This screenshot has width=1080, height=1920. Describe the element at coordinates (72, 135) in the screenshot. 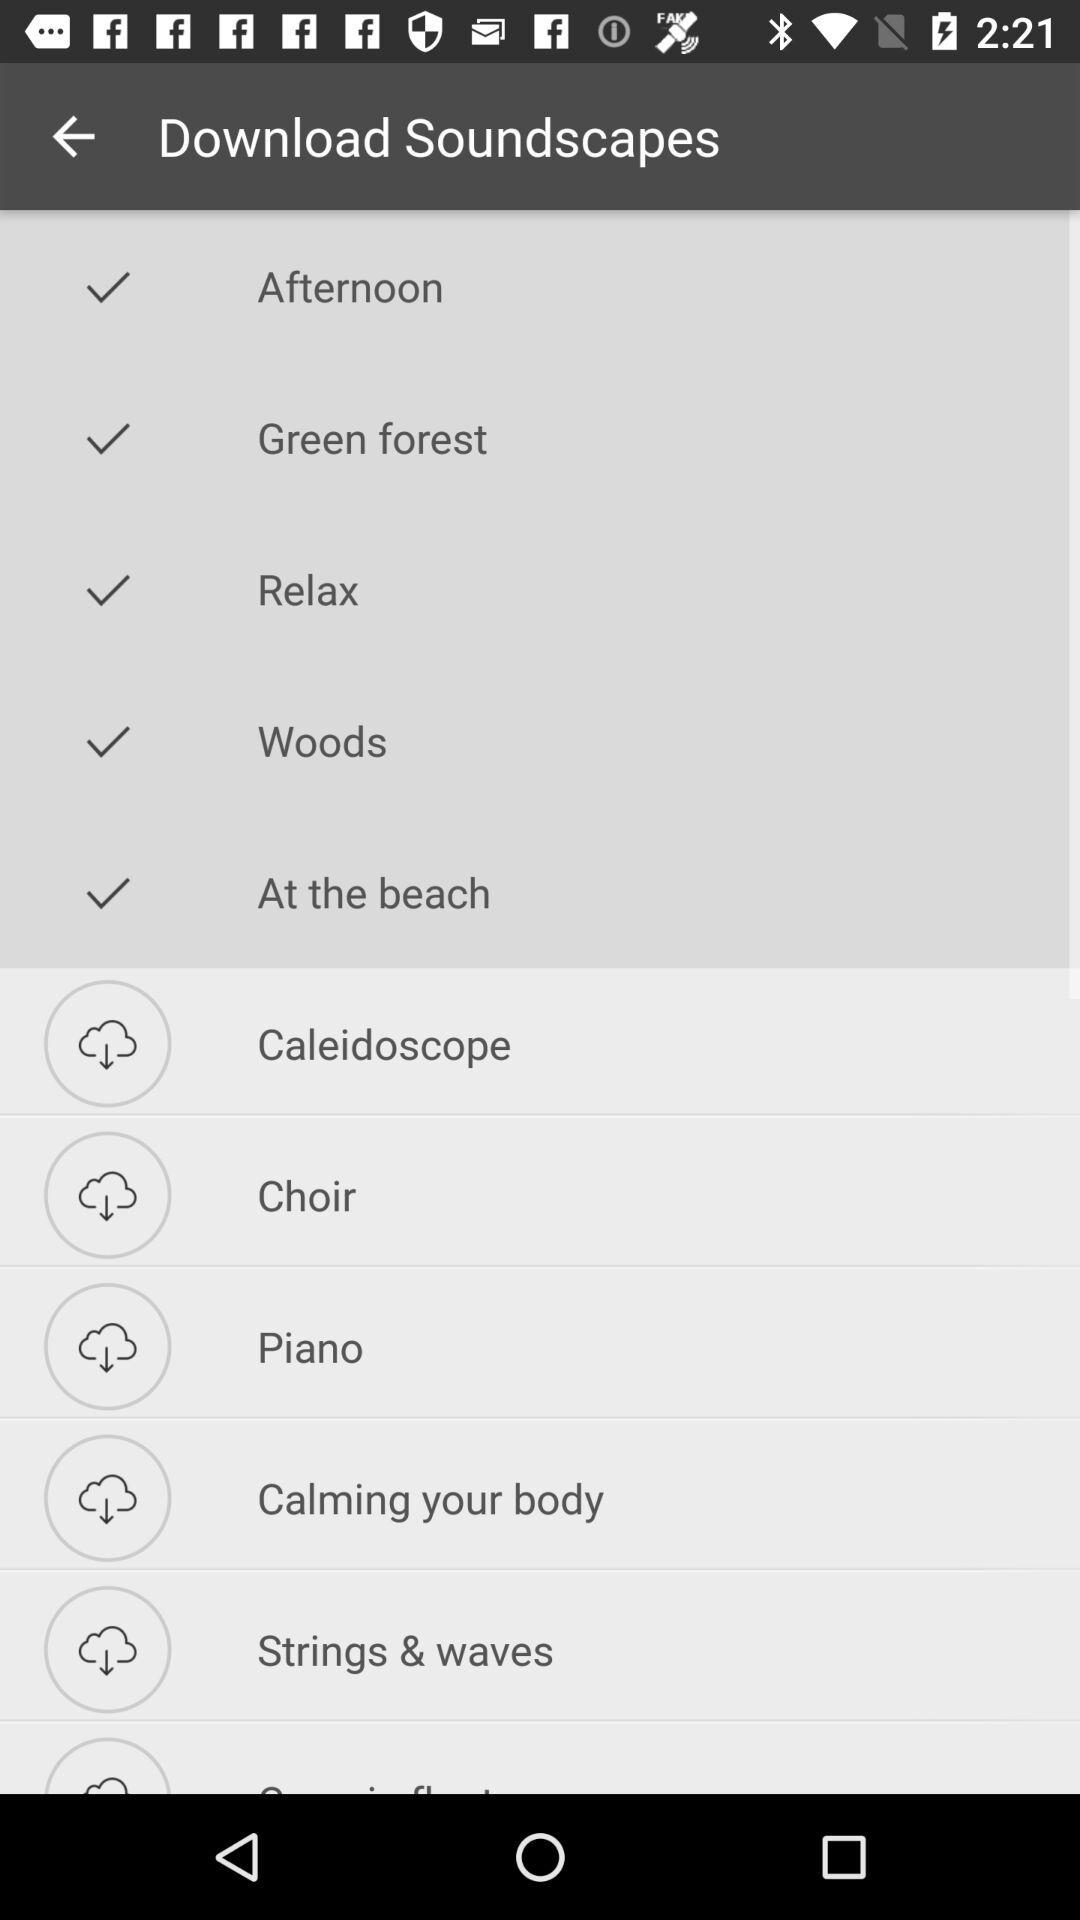

I see `icon to the left of the download soundscapes icon` at that location.